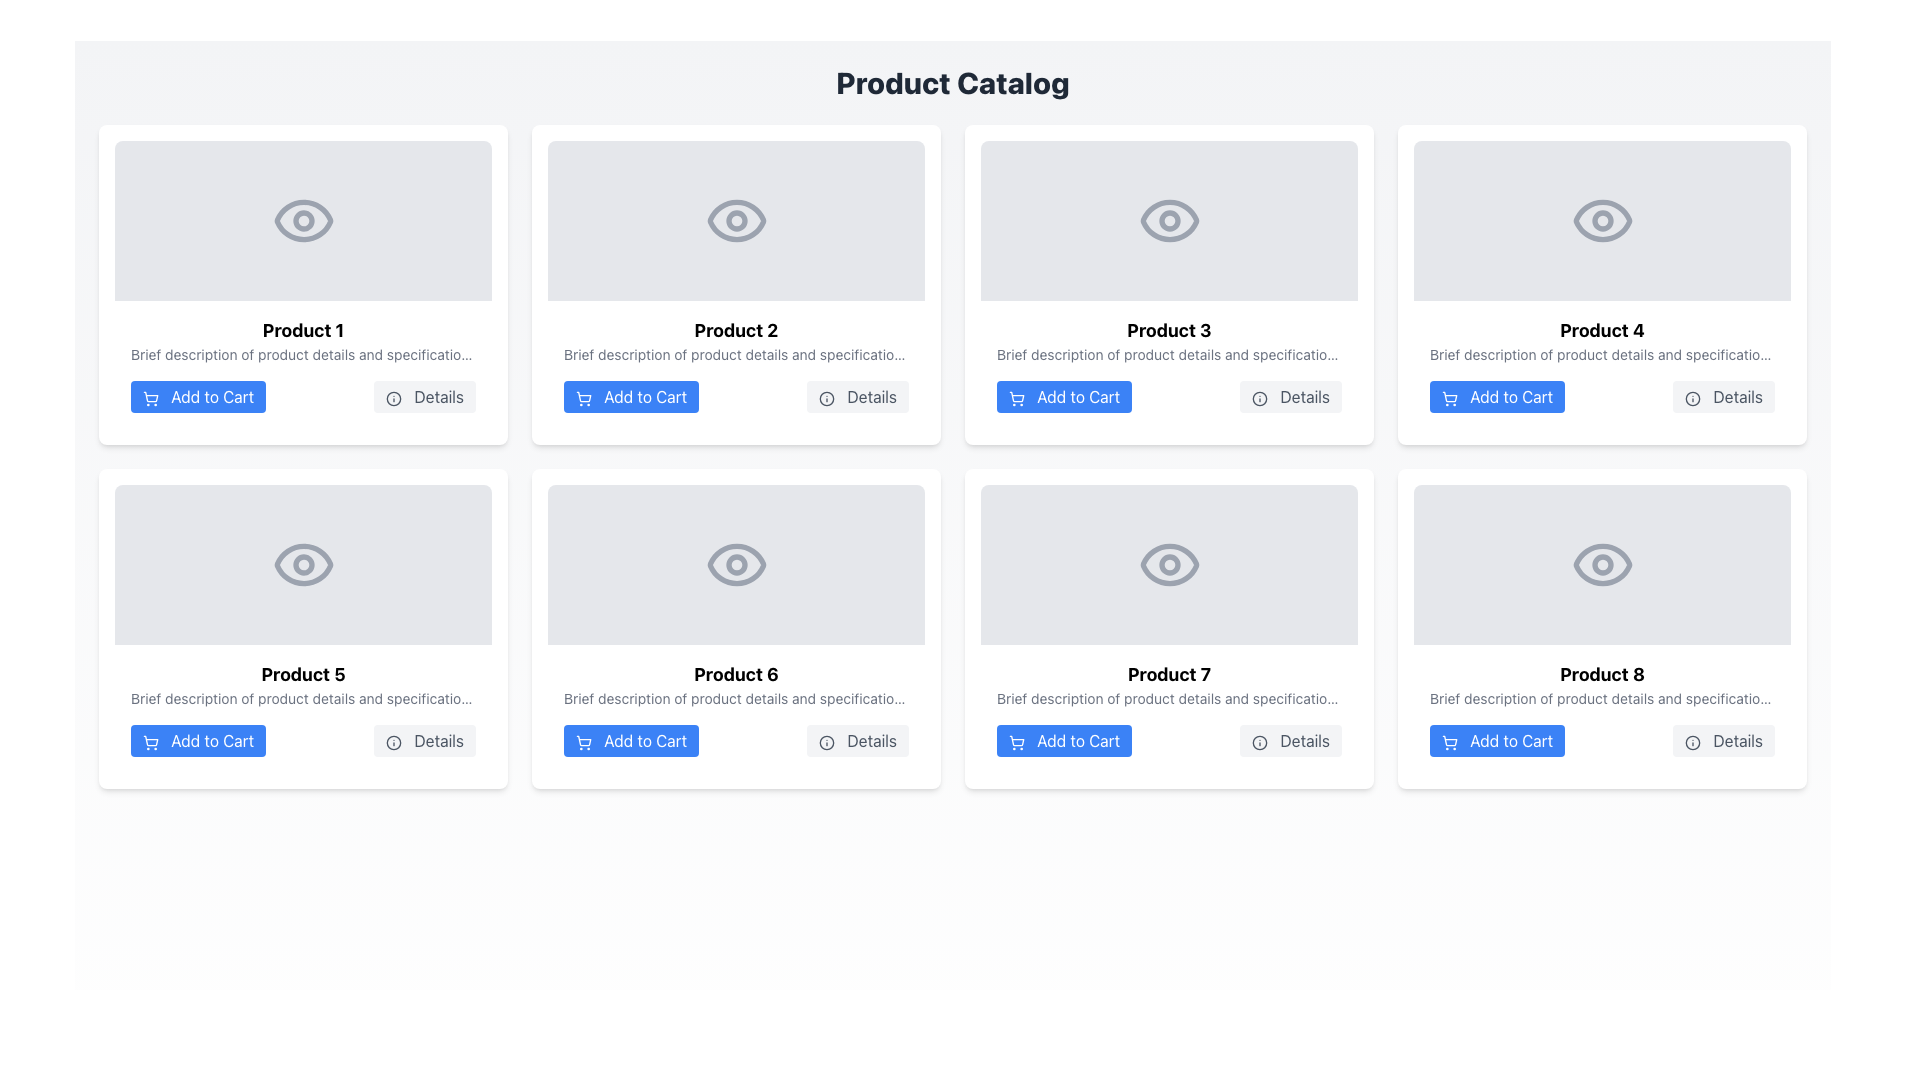 The image size is (1920, 1080). Describe the element at coordinates (1602, 564) in the screenshot. I see `the small gray circular shape that represents the iris or pupil in the eye icon within the 'Product 8' graphical information at the bottom-right corner of the layout` at that location.